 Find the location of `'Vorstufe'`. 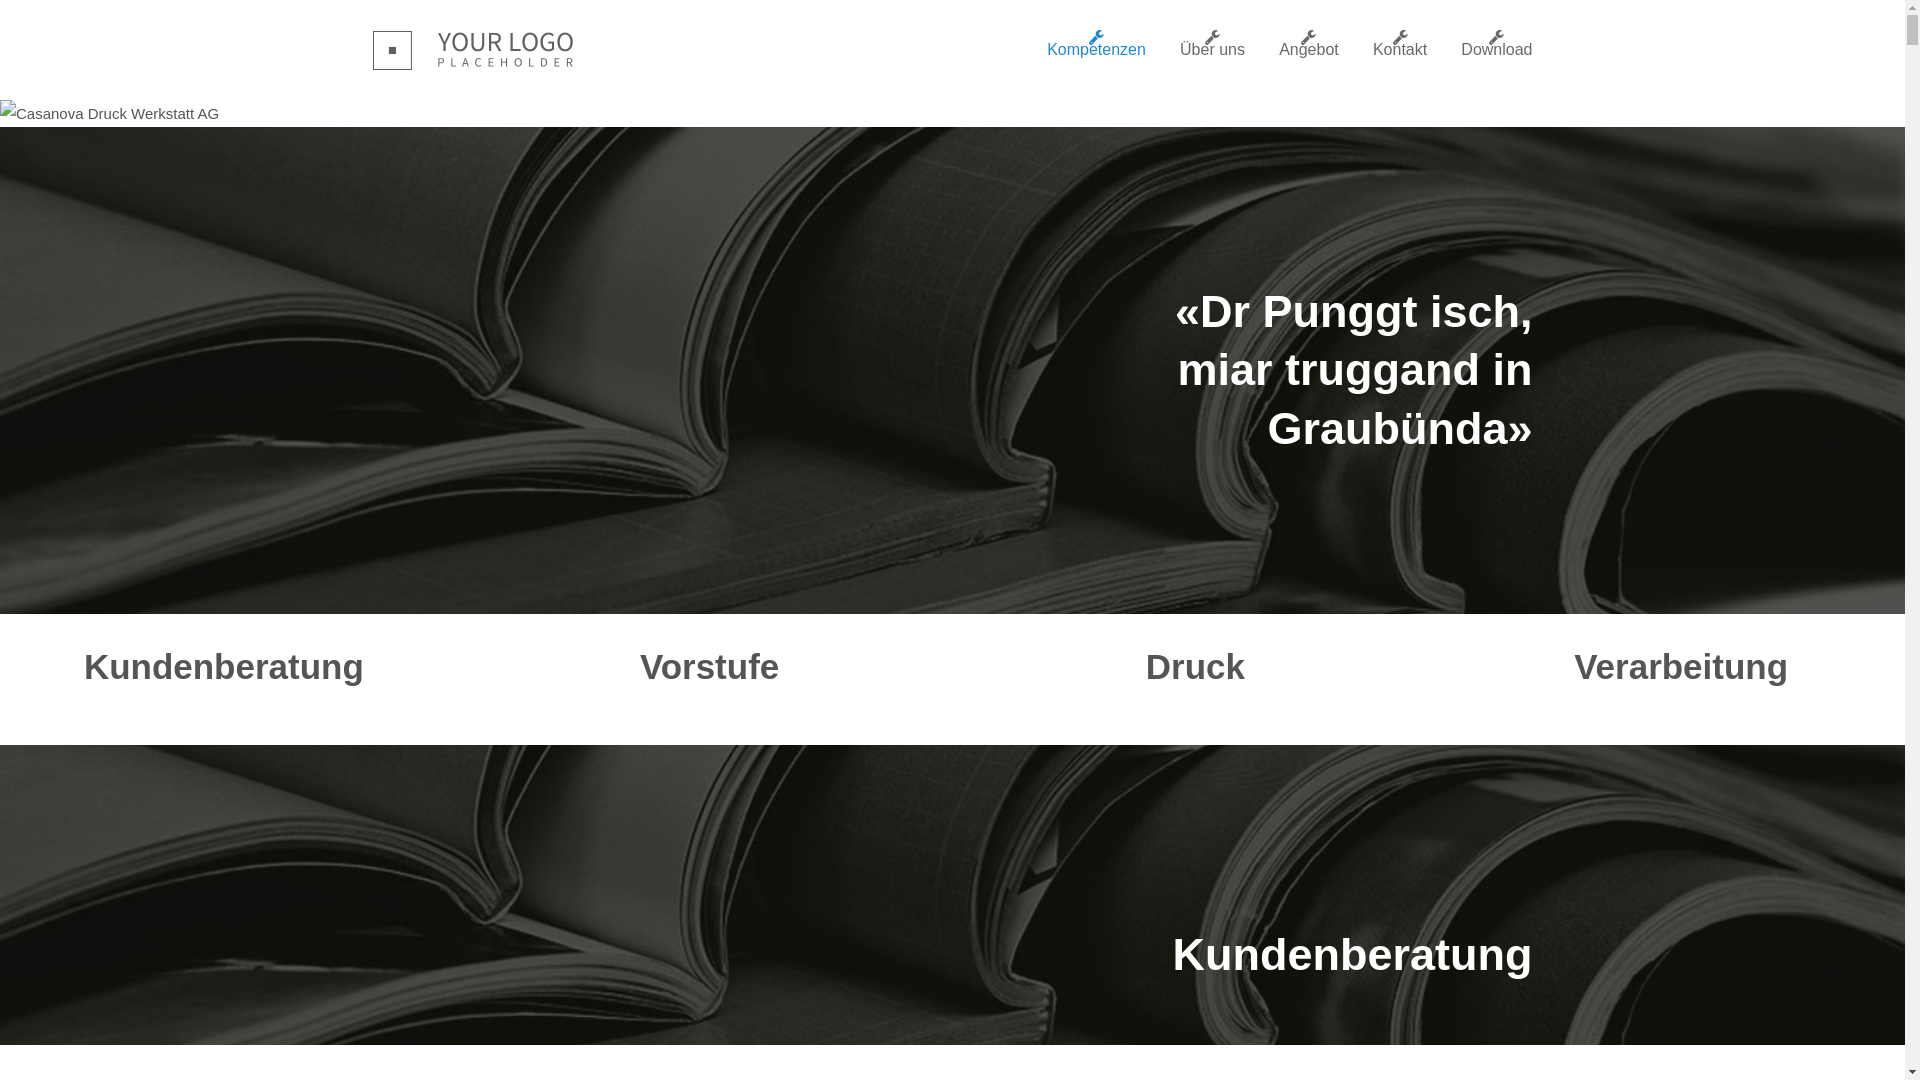

'Vorstufe' is located at coordinates (709, 666).